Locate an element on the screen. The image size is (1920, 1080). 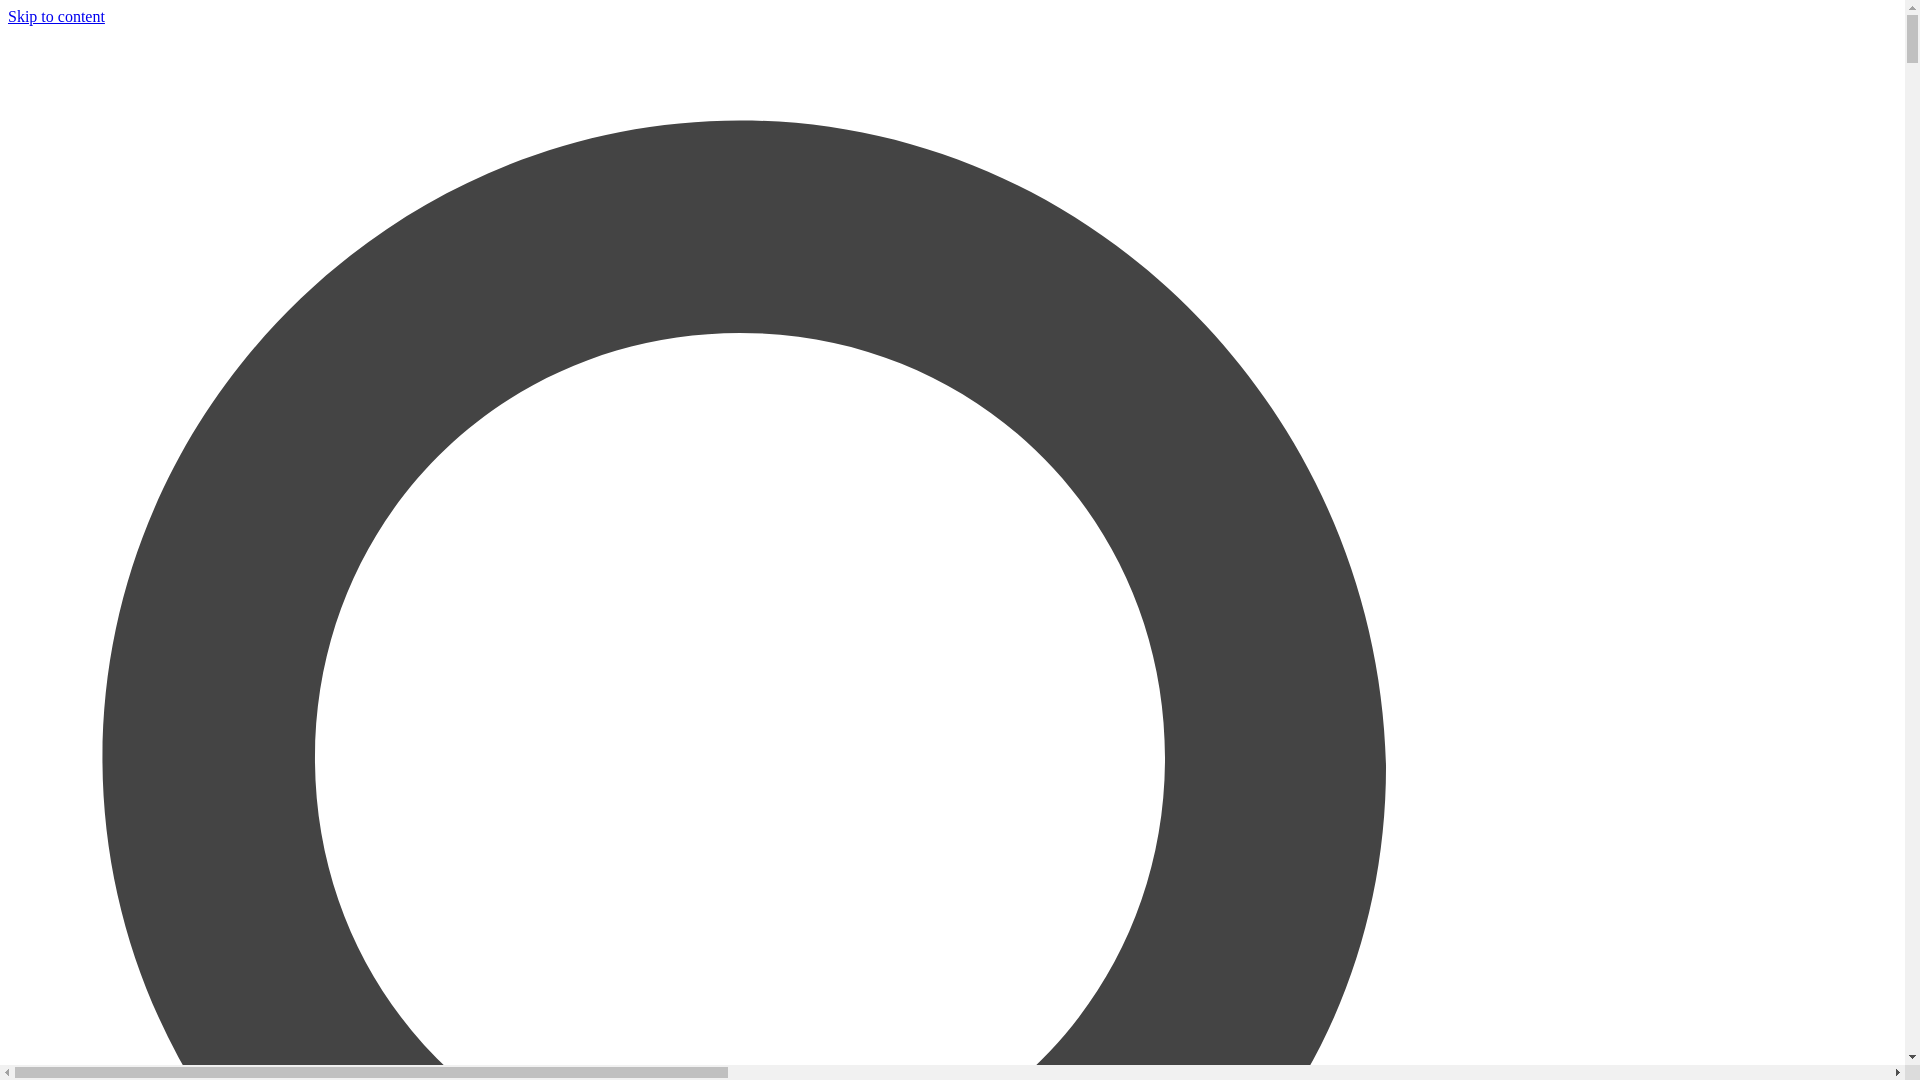
'Skip to content' is located at coordinates (56, 16).